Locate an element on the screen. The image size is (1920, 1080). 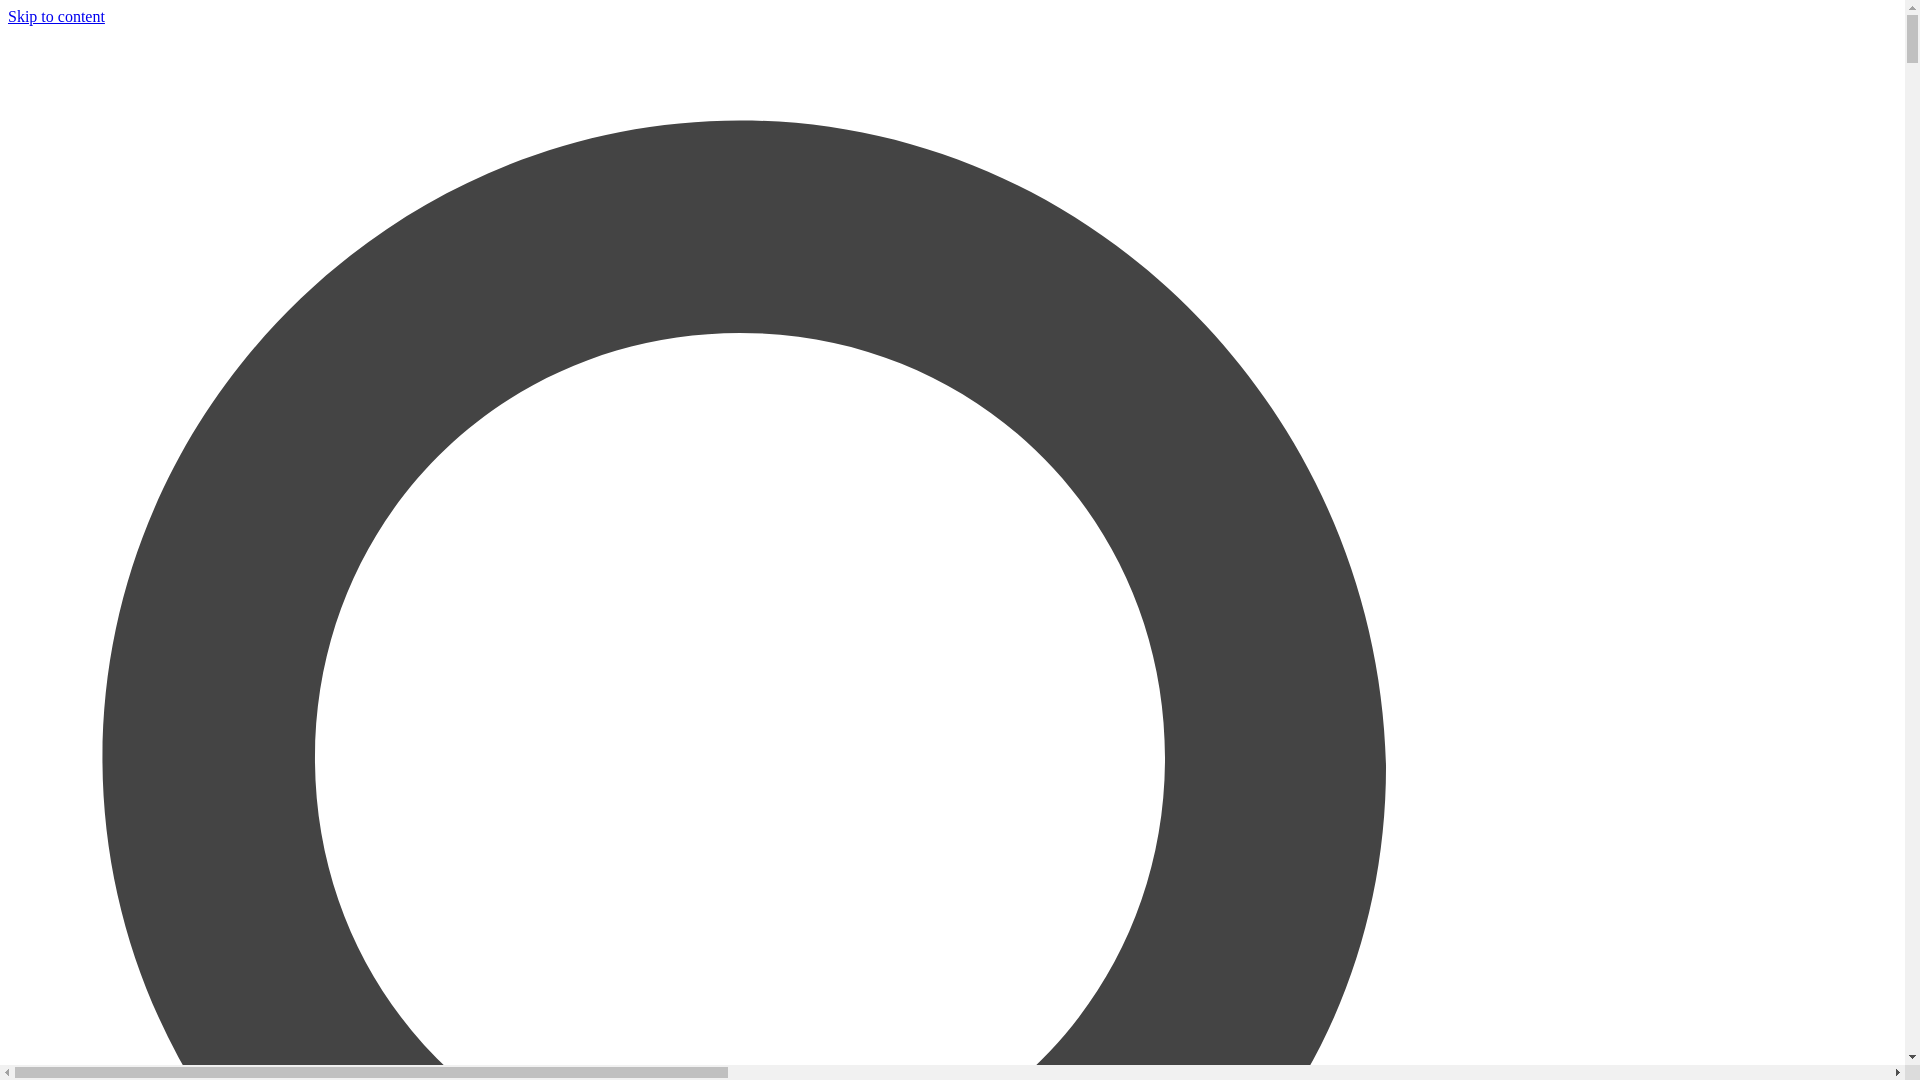
'Skip to content' is located at coordinates (56, 16).